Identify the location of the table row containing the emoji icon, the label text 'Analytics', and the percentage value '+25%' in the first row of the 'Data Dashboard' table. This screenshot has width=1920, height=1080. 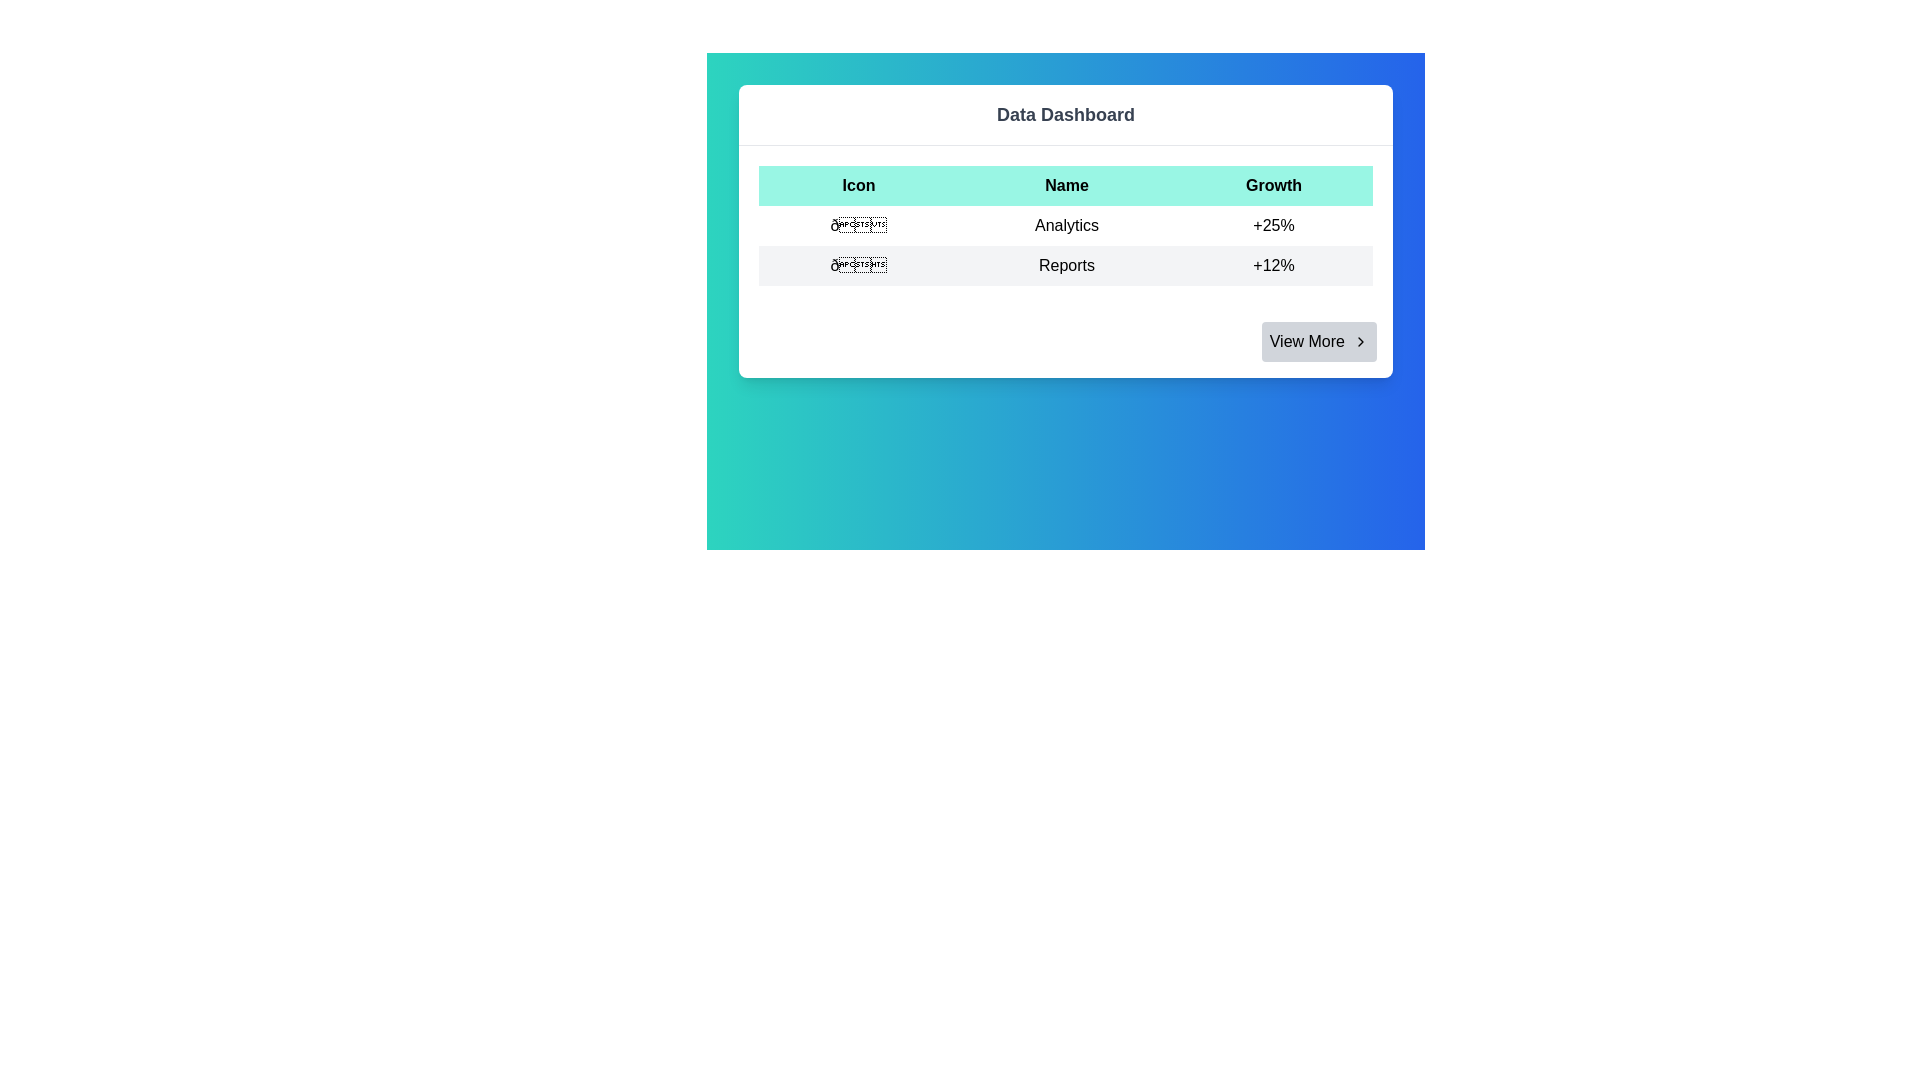
(1064, 225).